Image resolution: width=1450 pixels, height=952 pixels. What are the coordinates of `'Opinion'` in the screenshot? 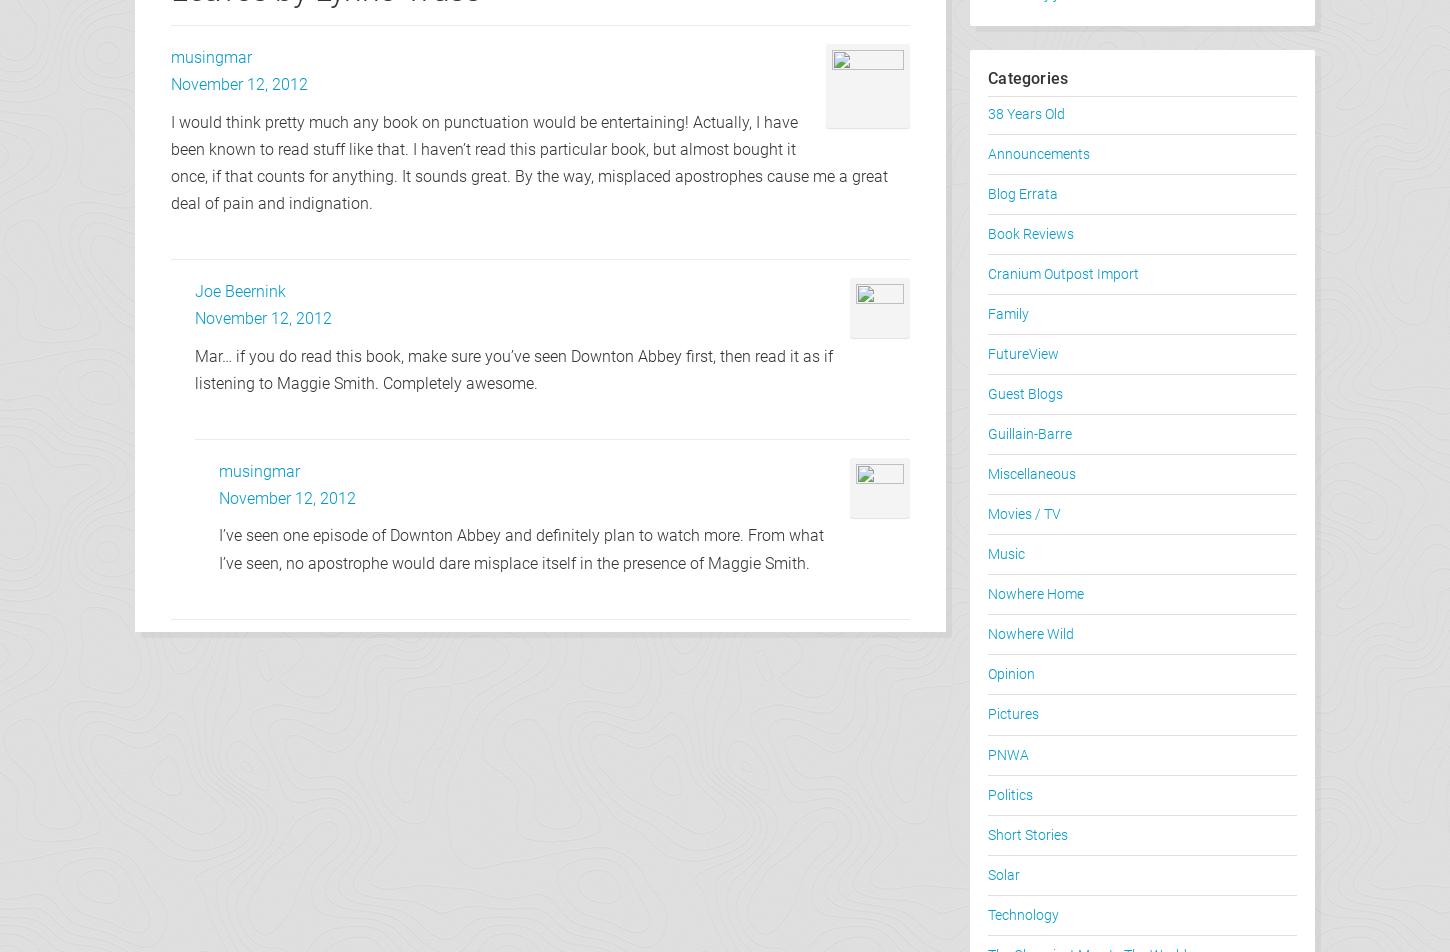 It's located at (1011, 674).